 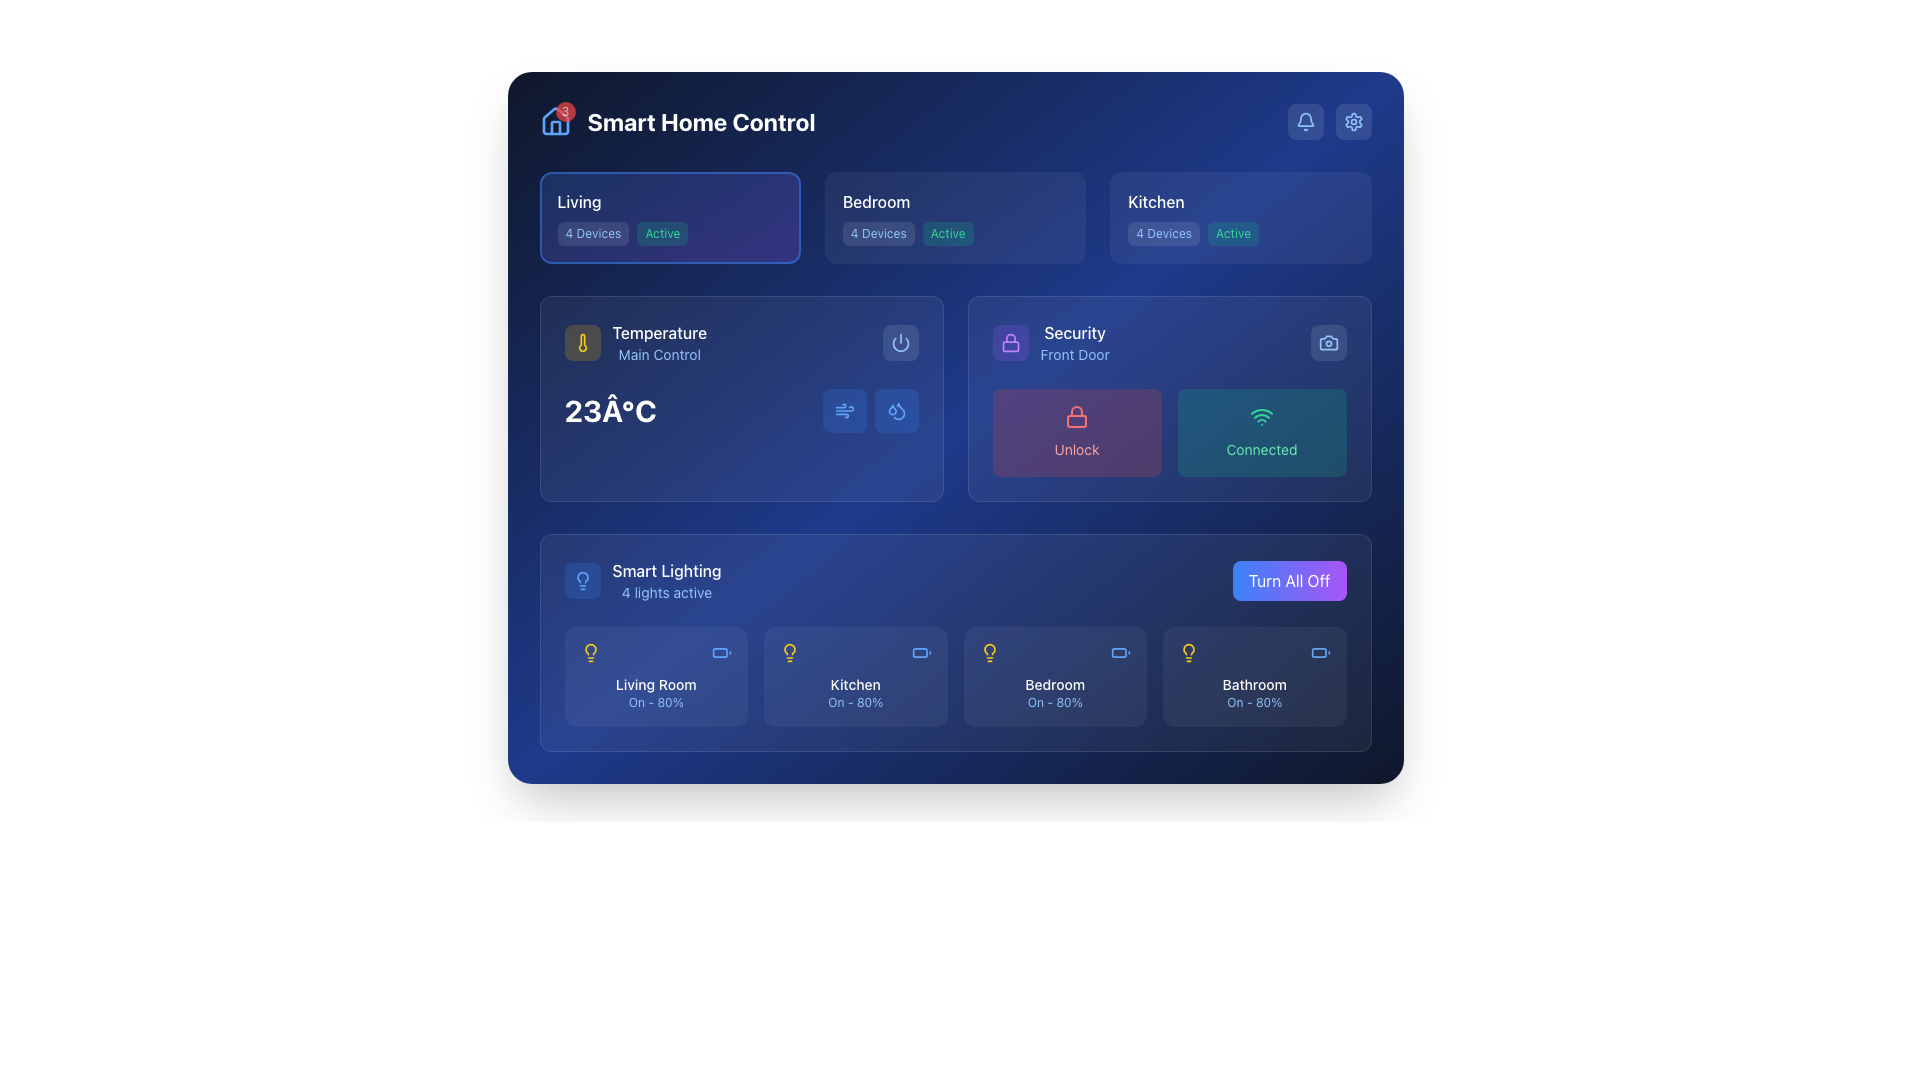 What do you see at coordinates (634, 342) in the screenshot?
I see `and interpret the information from the visual label representing the temperature control feature located in the central control panel area, below the 'Temperature Main Control' label` at bounding box center [634, 342].